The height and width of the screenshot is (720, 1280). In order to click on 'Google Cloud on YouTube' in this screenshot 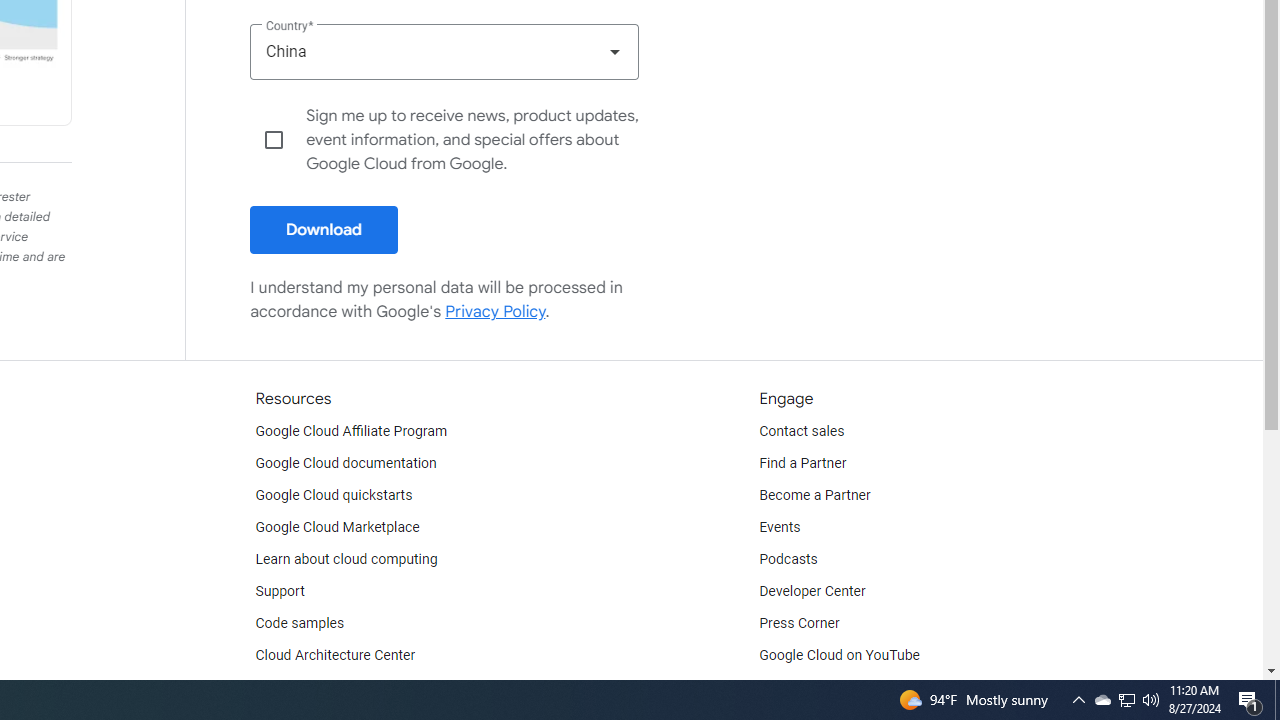, I will do `click(839, 655)`.